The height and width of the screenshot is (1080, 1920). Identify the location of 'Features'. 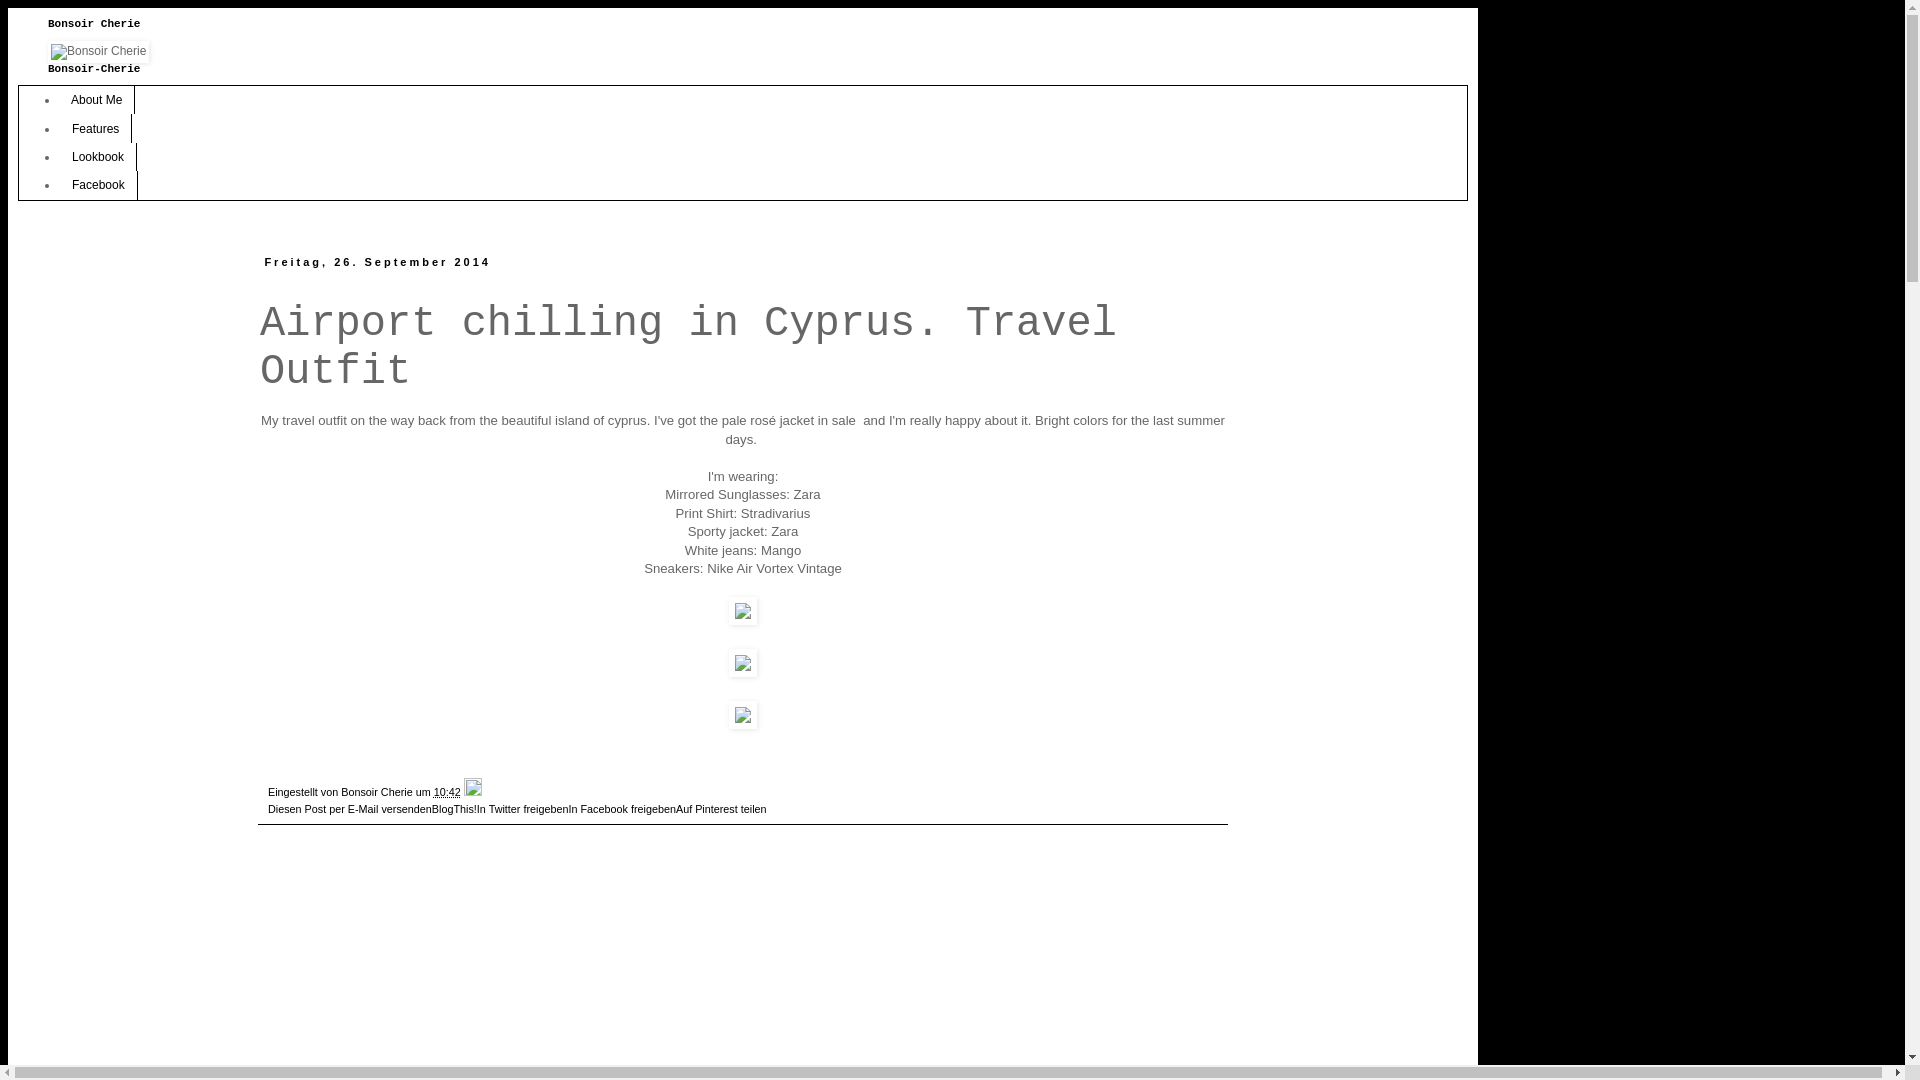
(94, 127).